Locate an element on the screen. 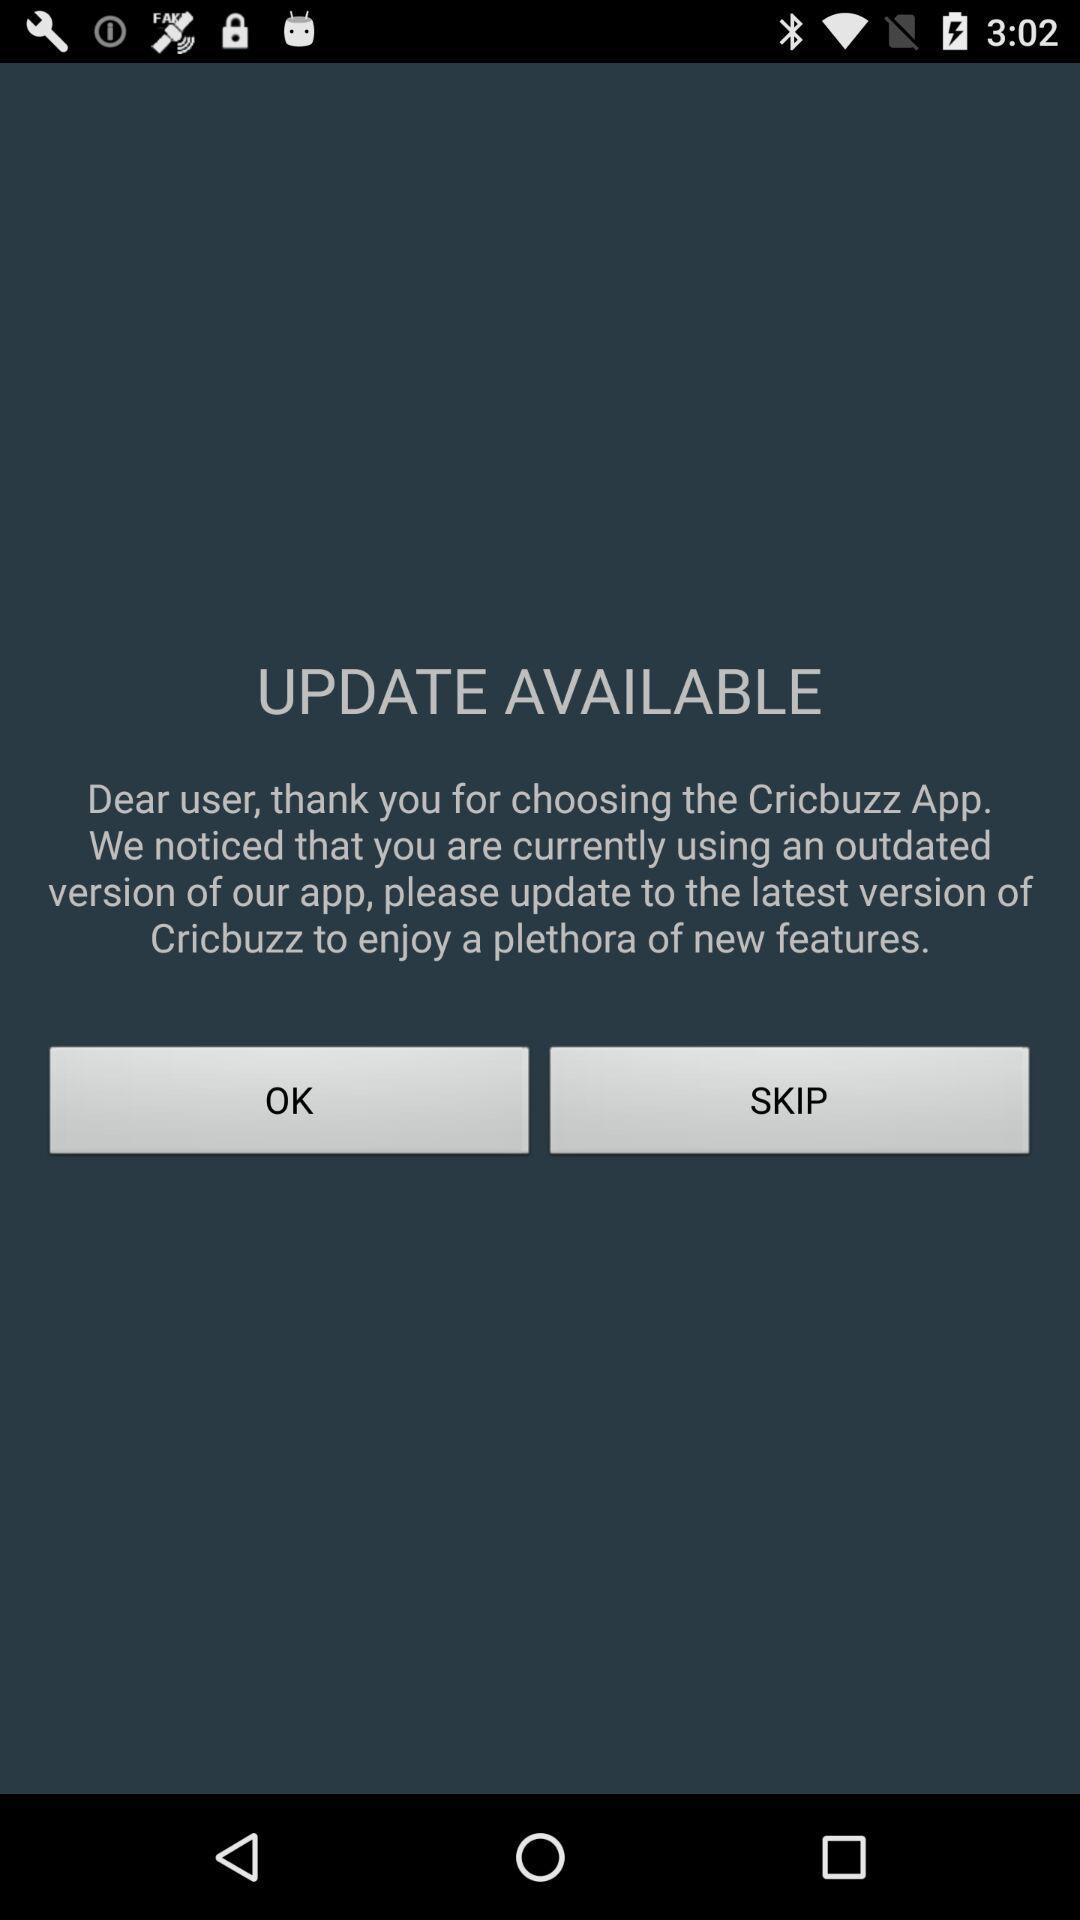  the icon next to ok is located at coordinates (789, 1105).